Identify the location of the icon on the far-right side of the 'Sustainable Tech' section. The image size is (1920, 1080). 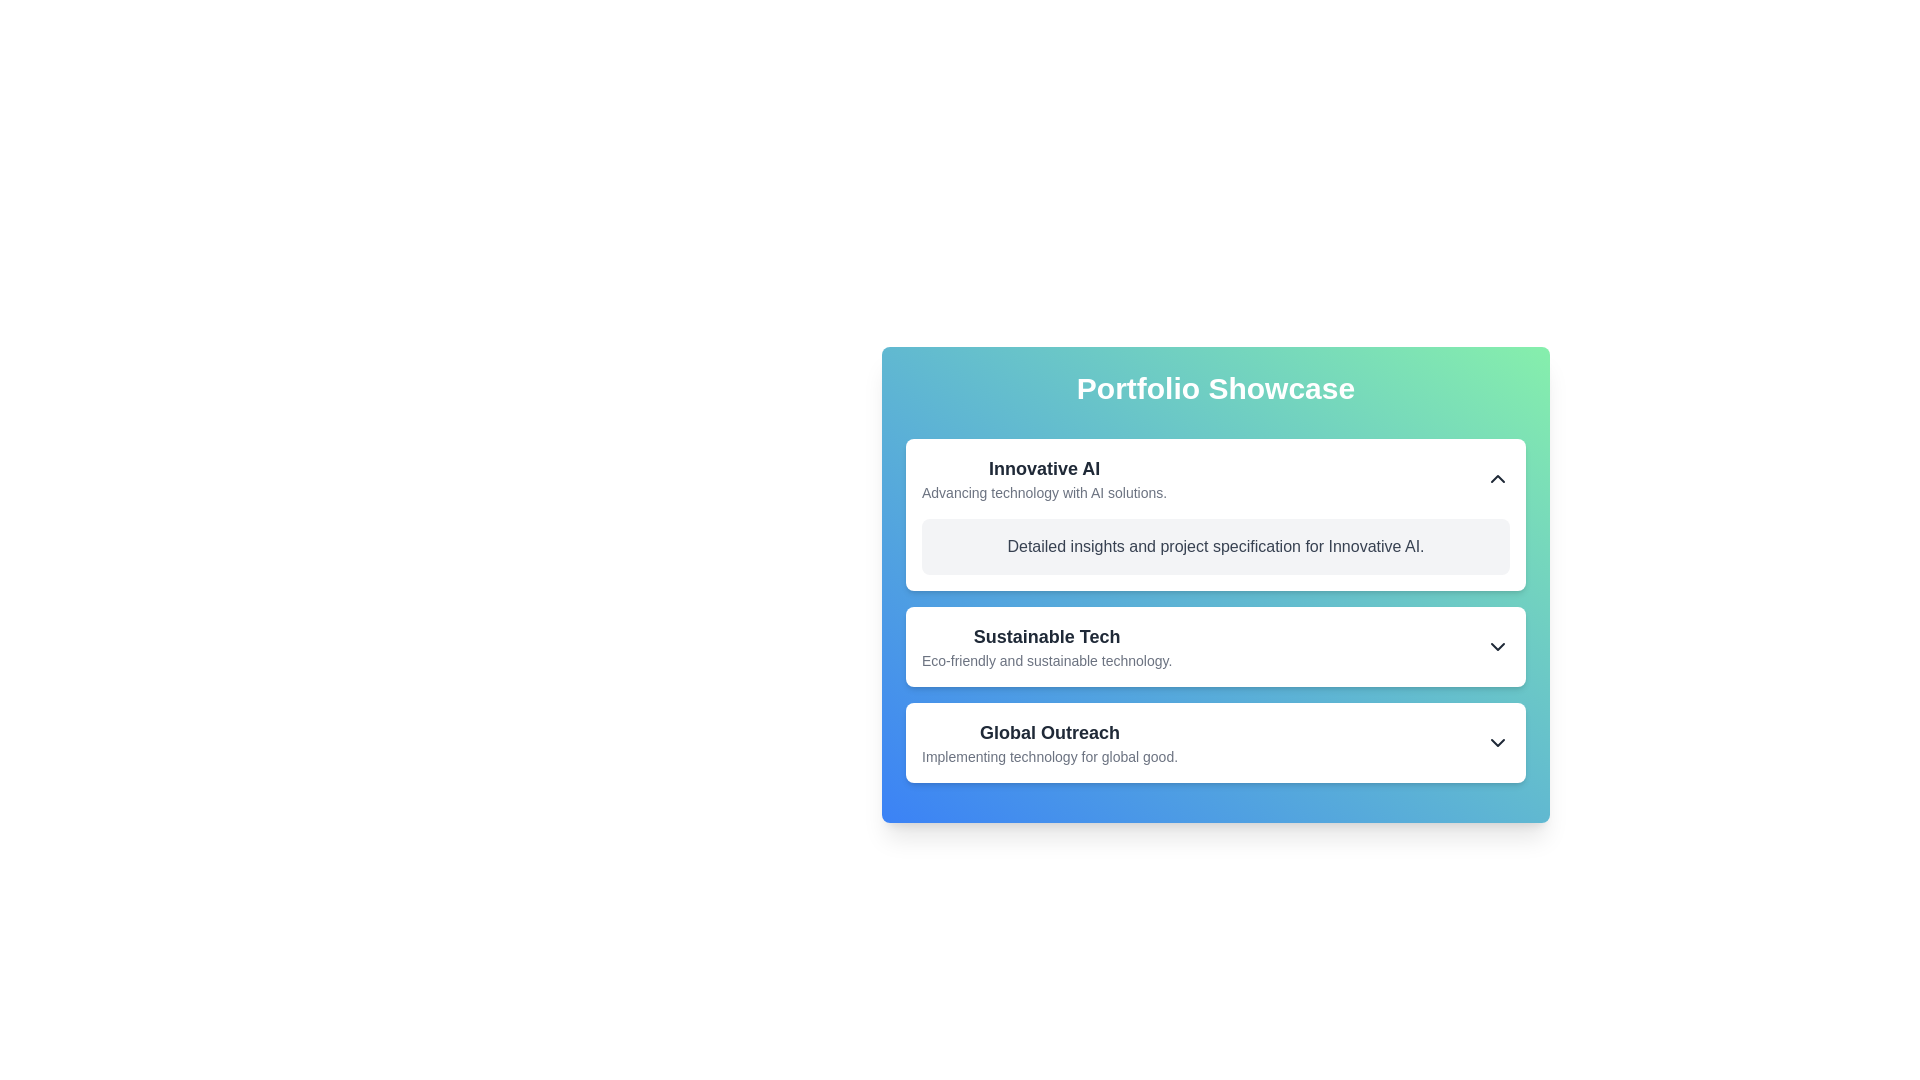
(1497, 647).